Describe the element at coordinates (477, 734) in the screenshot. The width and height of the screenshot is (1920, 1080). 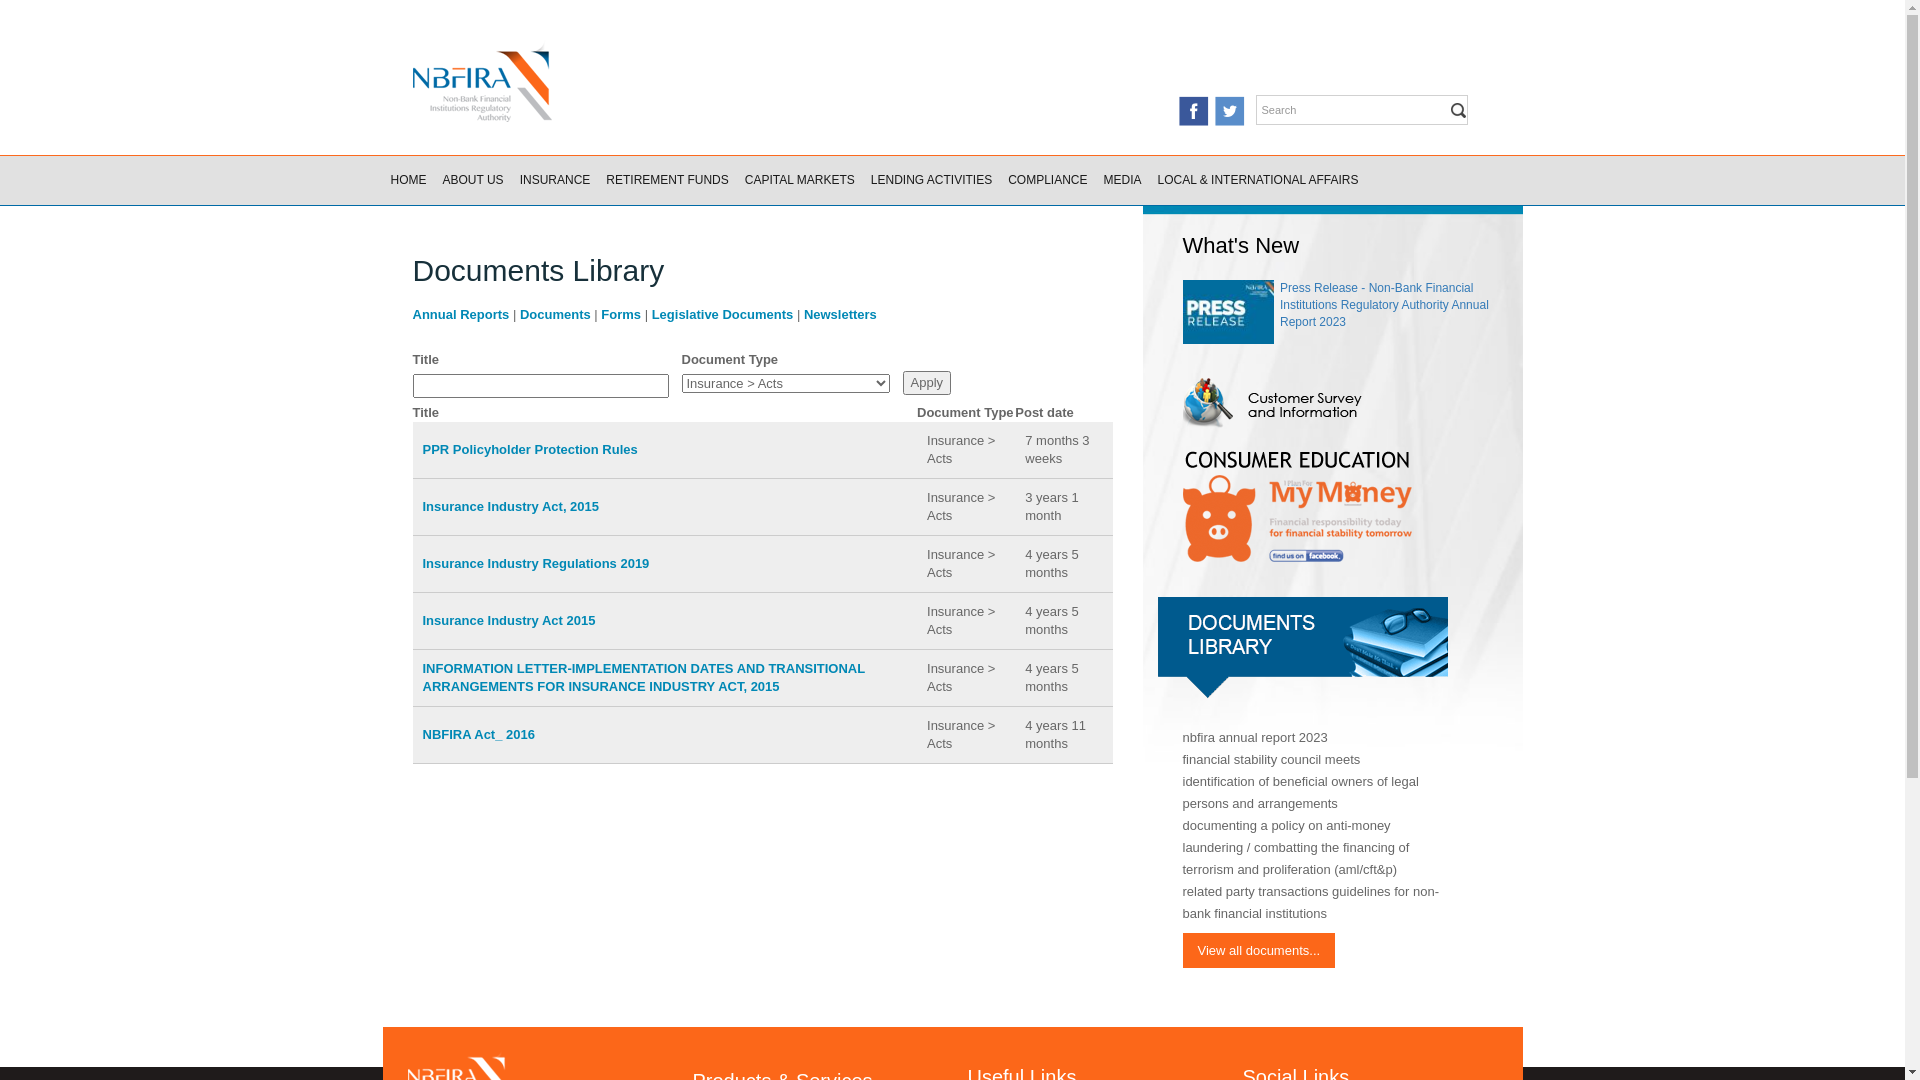
I see `'NBFIRA Act_ 2016'` at that location.